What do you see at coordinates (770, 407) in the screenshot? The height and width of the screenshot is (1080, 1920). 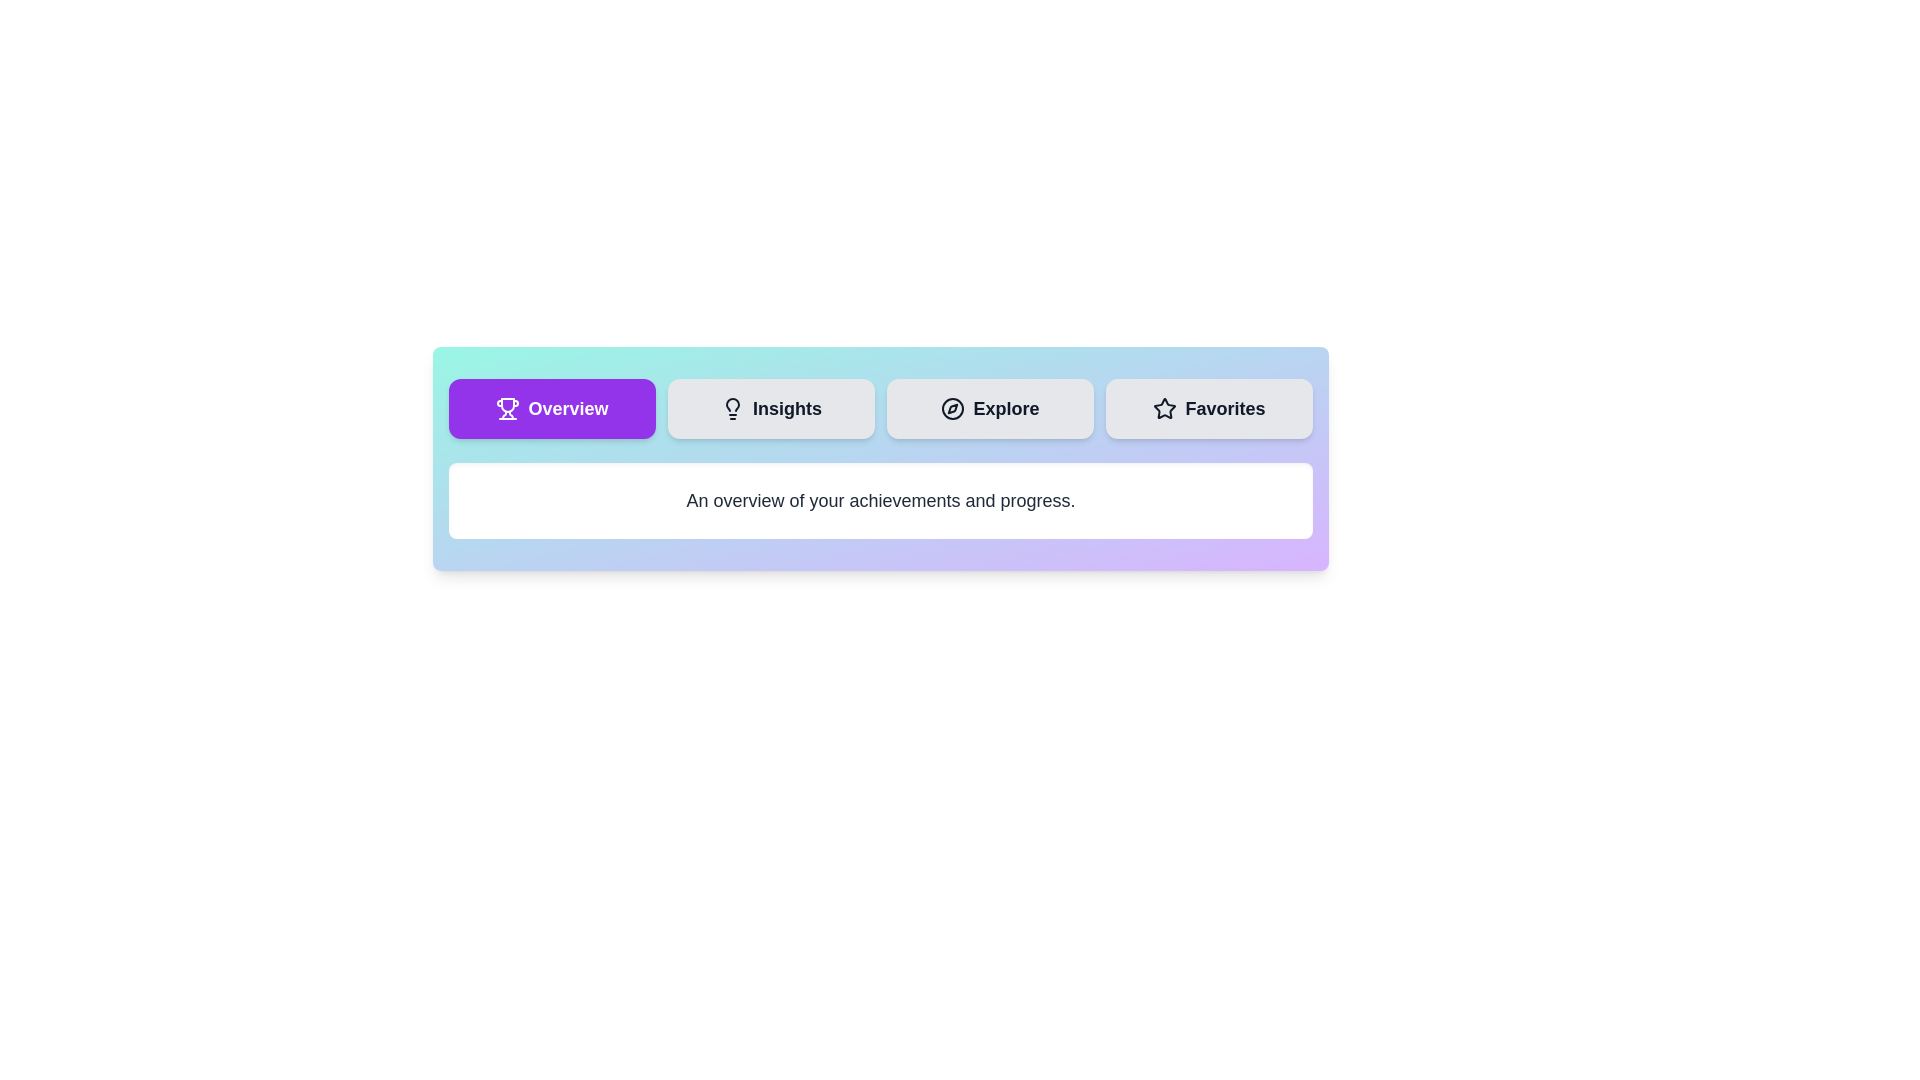 I see `the tab labeled Insights to observe its hover effect` at bounding box center [770, 407].